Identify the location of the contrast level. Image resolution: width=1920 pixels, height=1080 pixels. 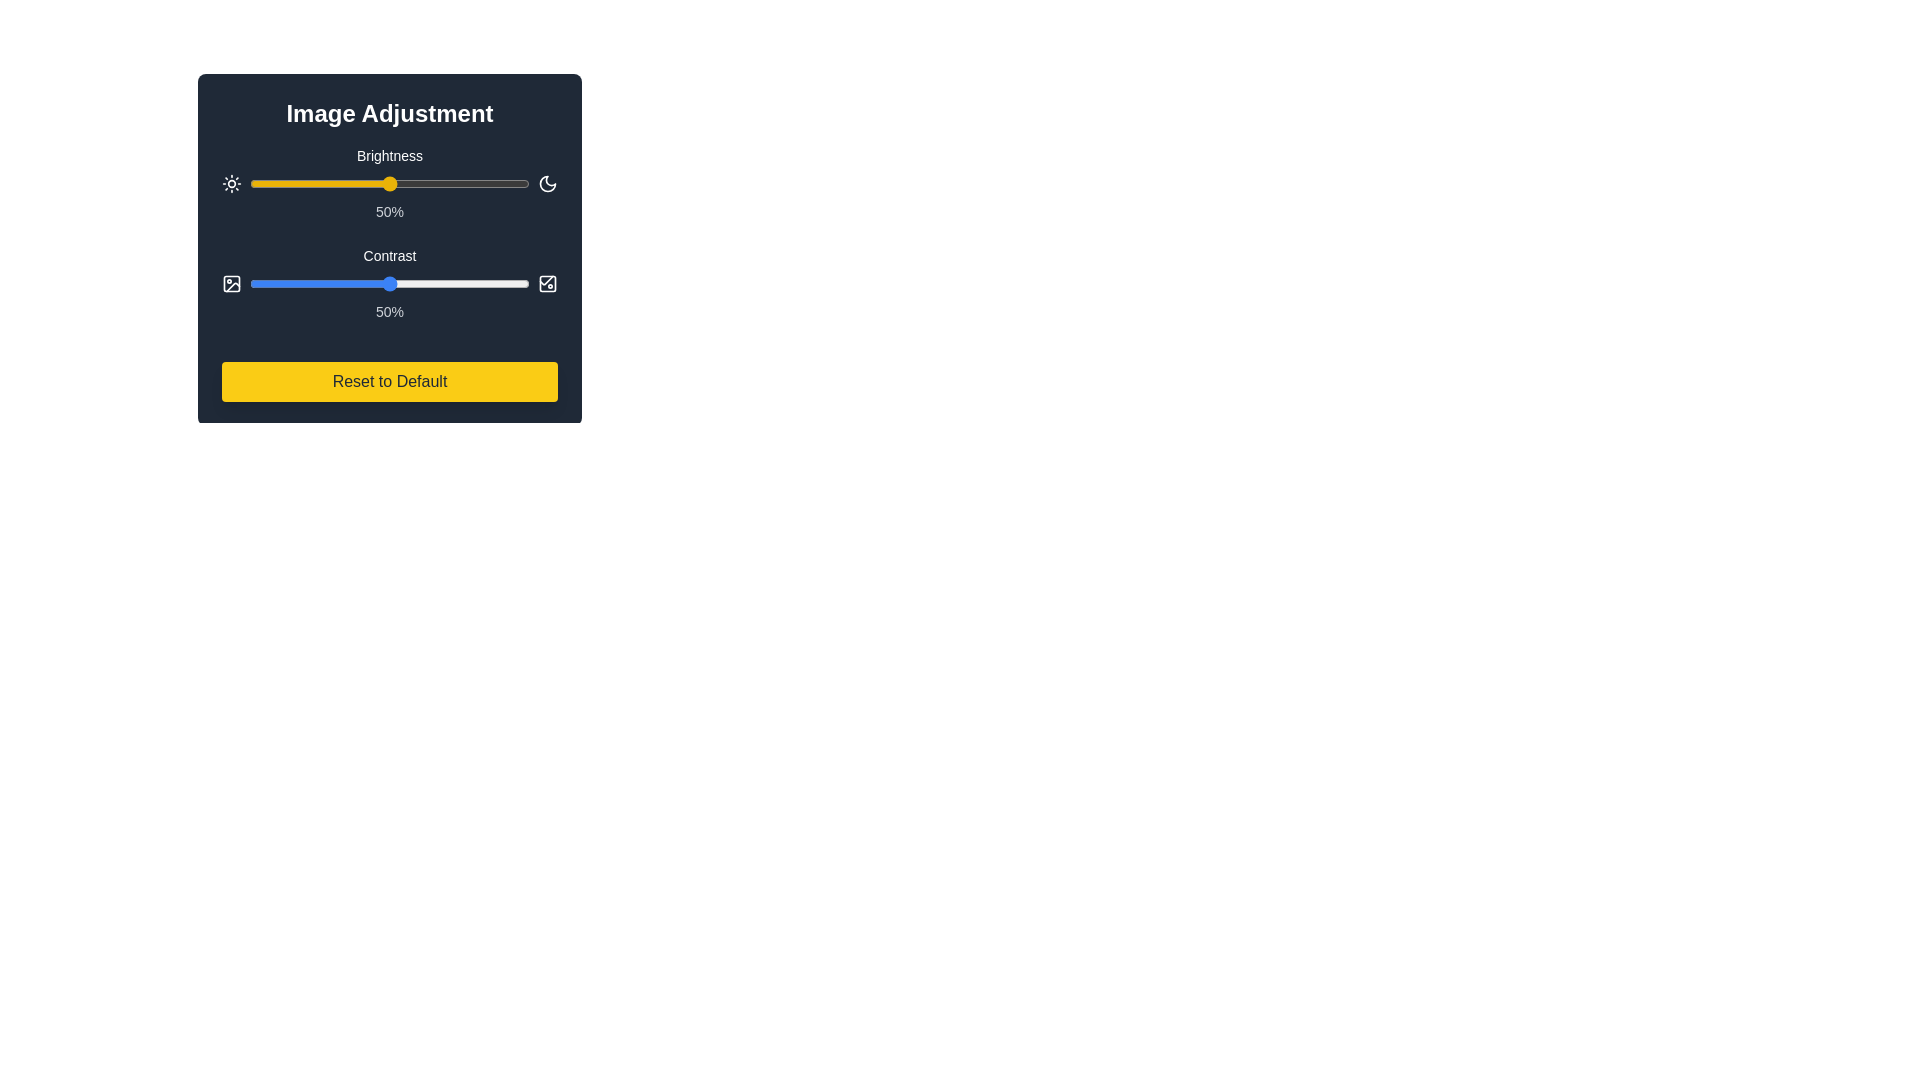
(359, 284).